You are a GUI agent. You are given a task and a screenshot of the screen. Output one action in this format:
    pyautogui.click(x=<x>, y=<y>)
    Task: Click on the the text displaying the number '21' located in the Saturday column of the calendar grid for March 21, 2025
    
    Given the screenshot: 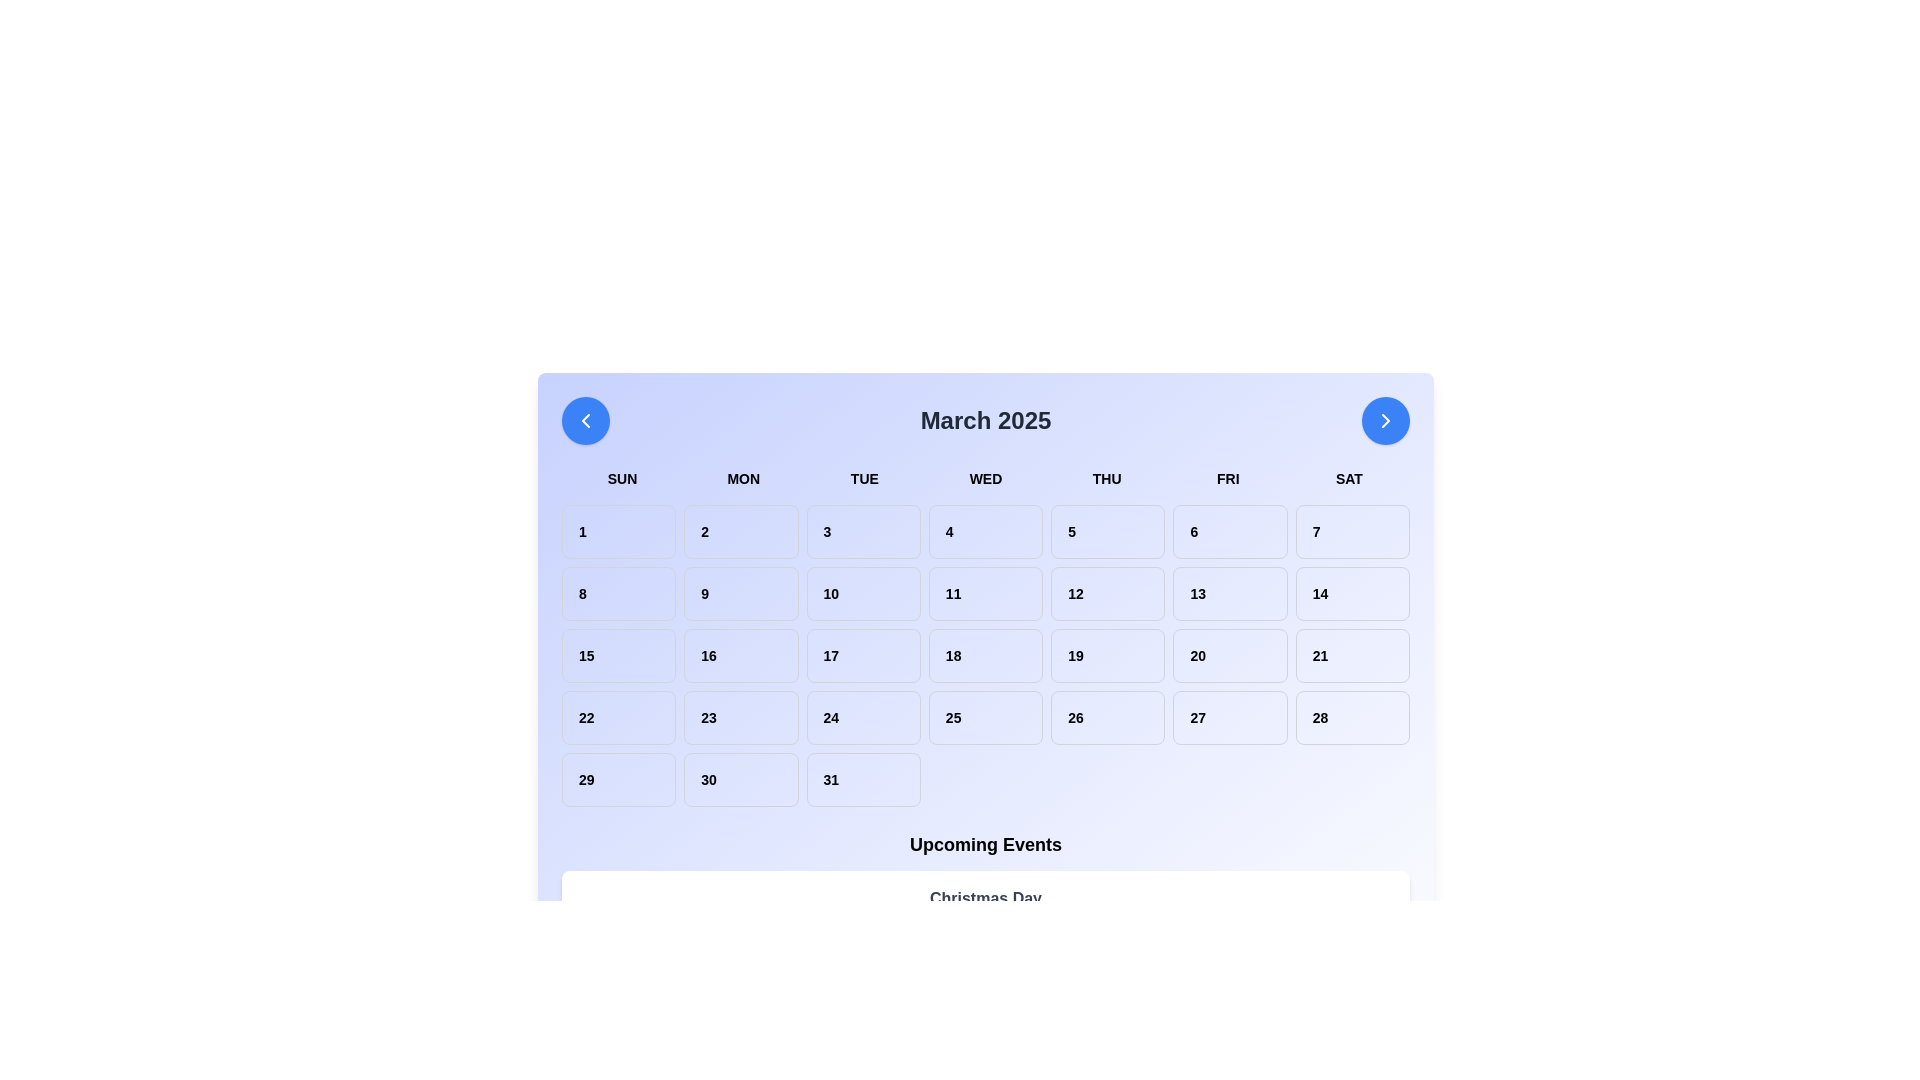 What is the action you would take?
    pyautogui.click(x=1352, y=655)
    